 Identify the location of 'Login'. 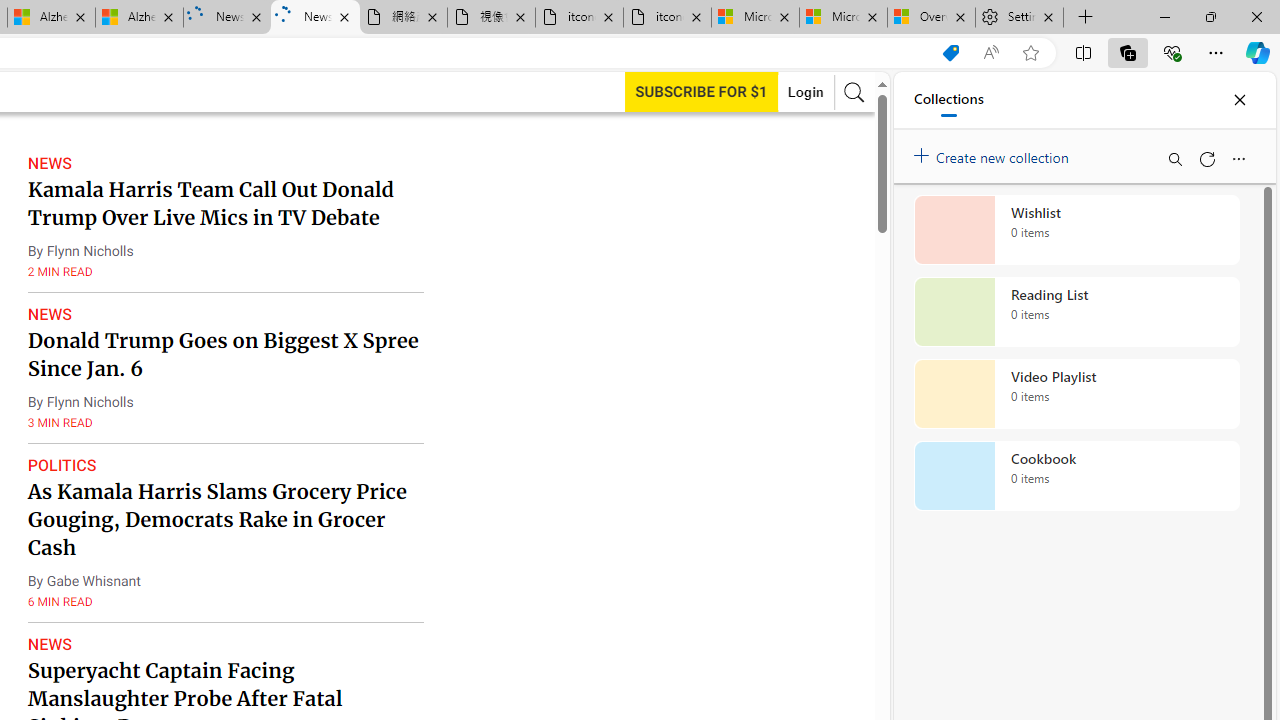
(805, 92).